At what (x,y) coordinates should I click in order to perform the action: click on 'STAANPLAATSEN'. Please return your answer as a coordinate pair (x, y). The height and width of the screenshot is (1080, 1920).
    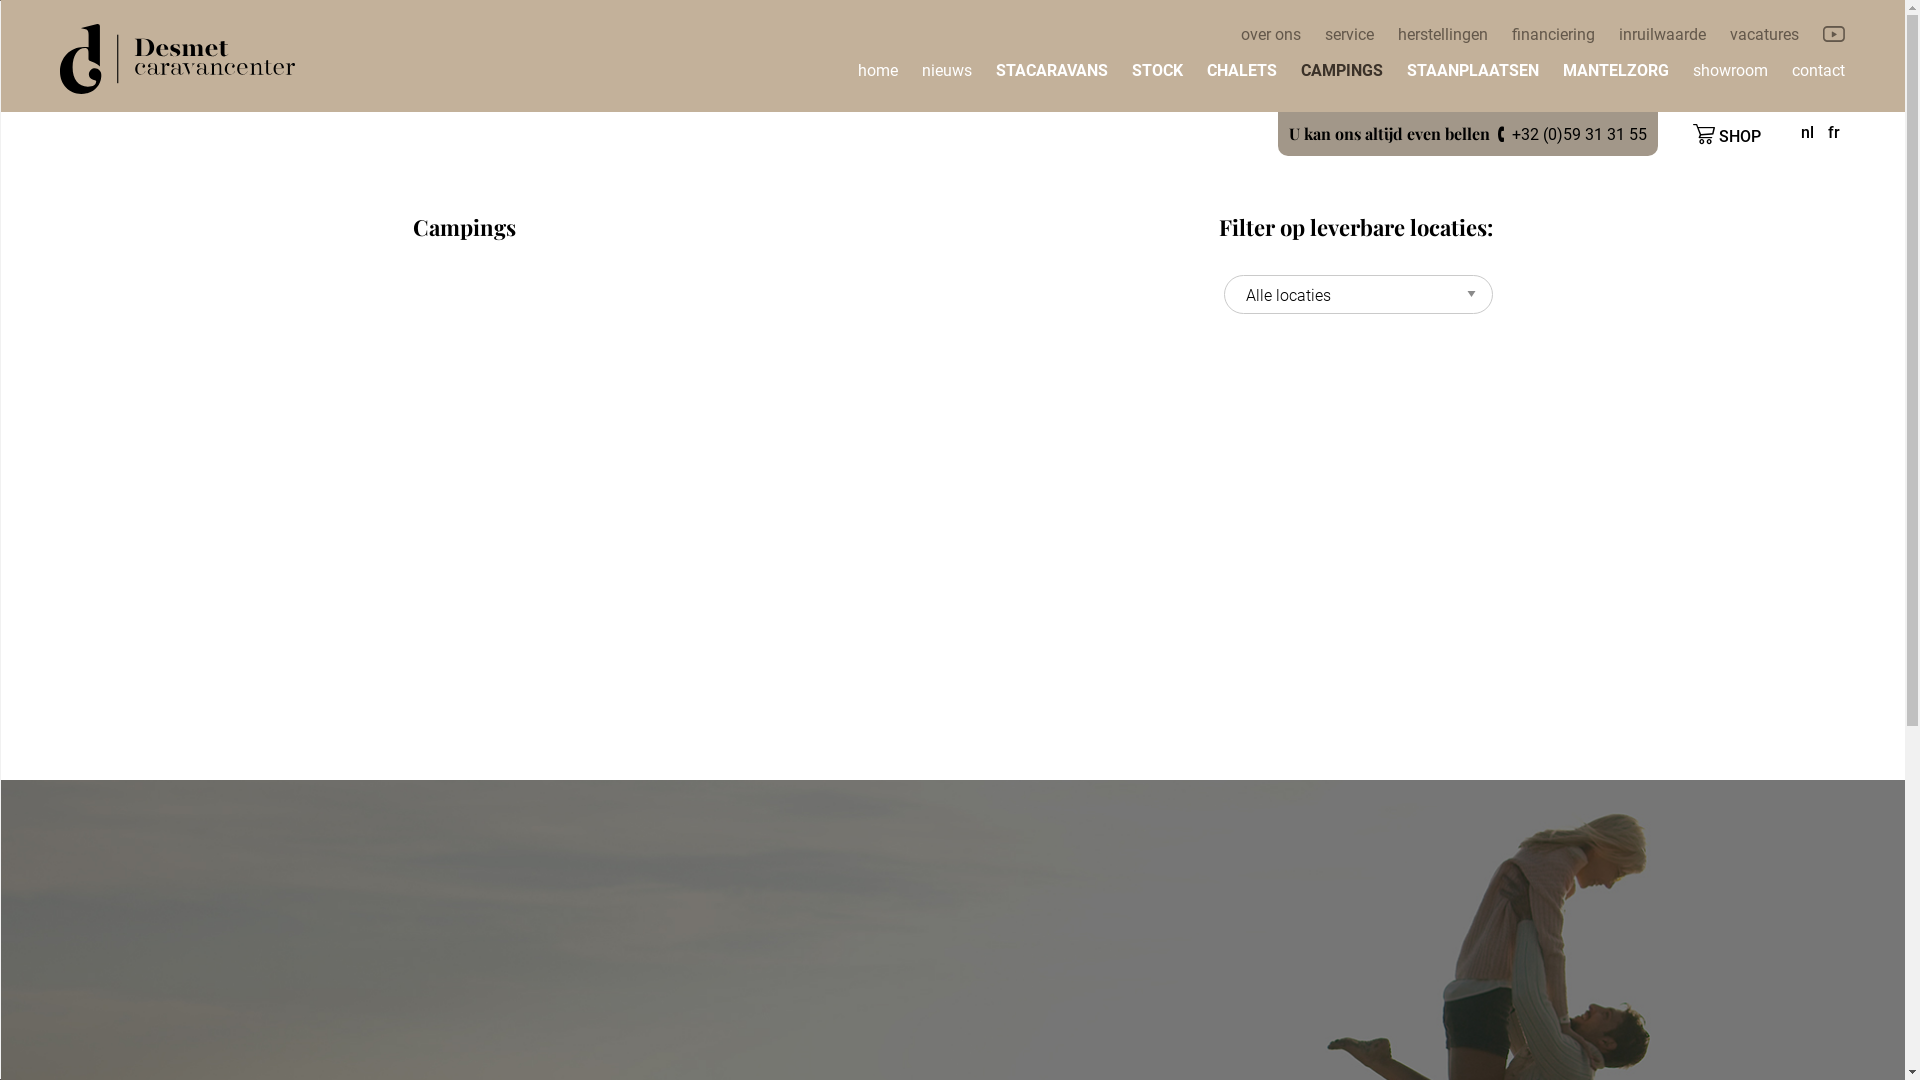
    Looking at the image, I should click on (1473, 69).